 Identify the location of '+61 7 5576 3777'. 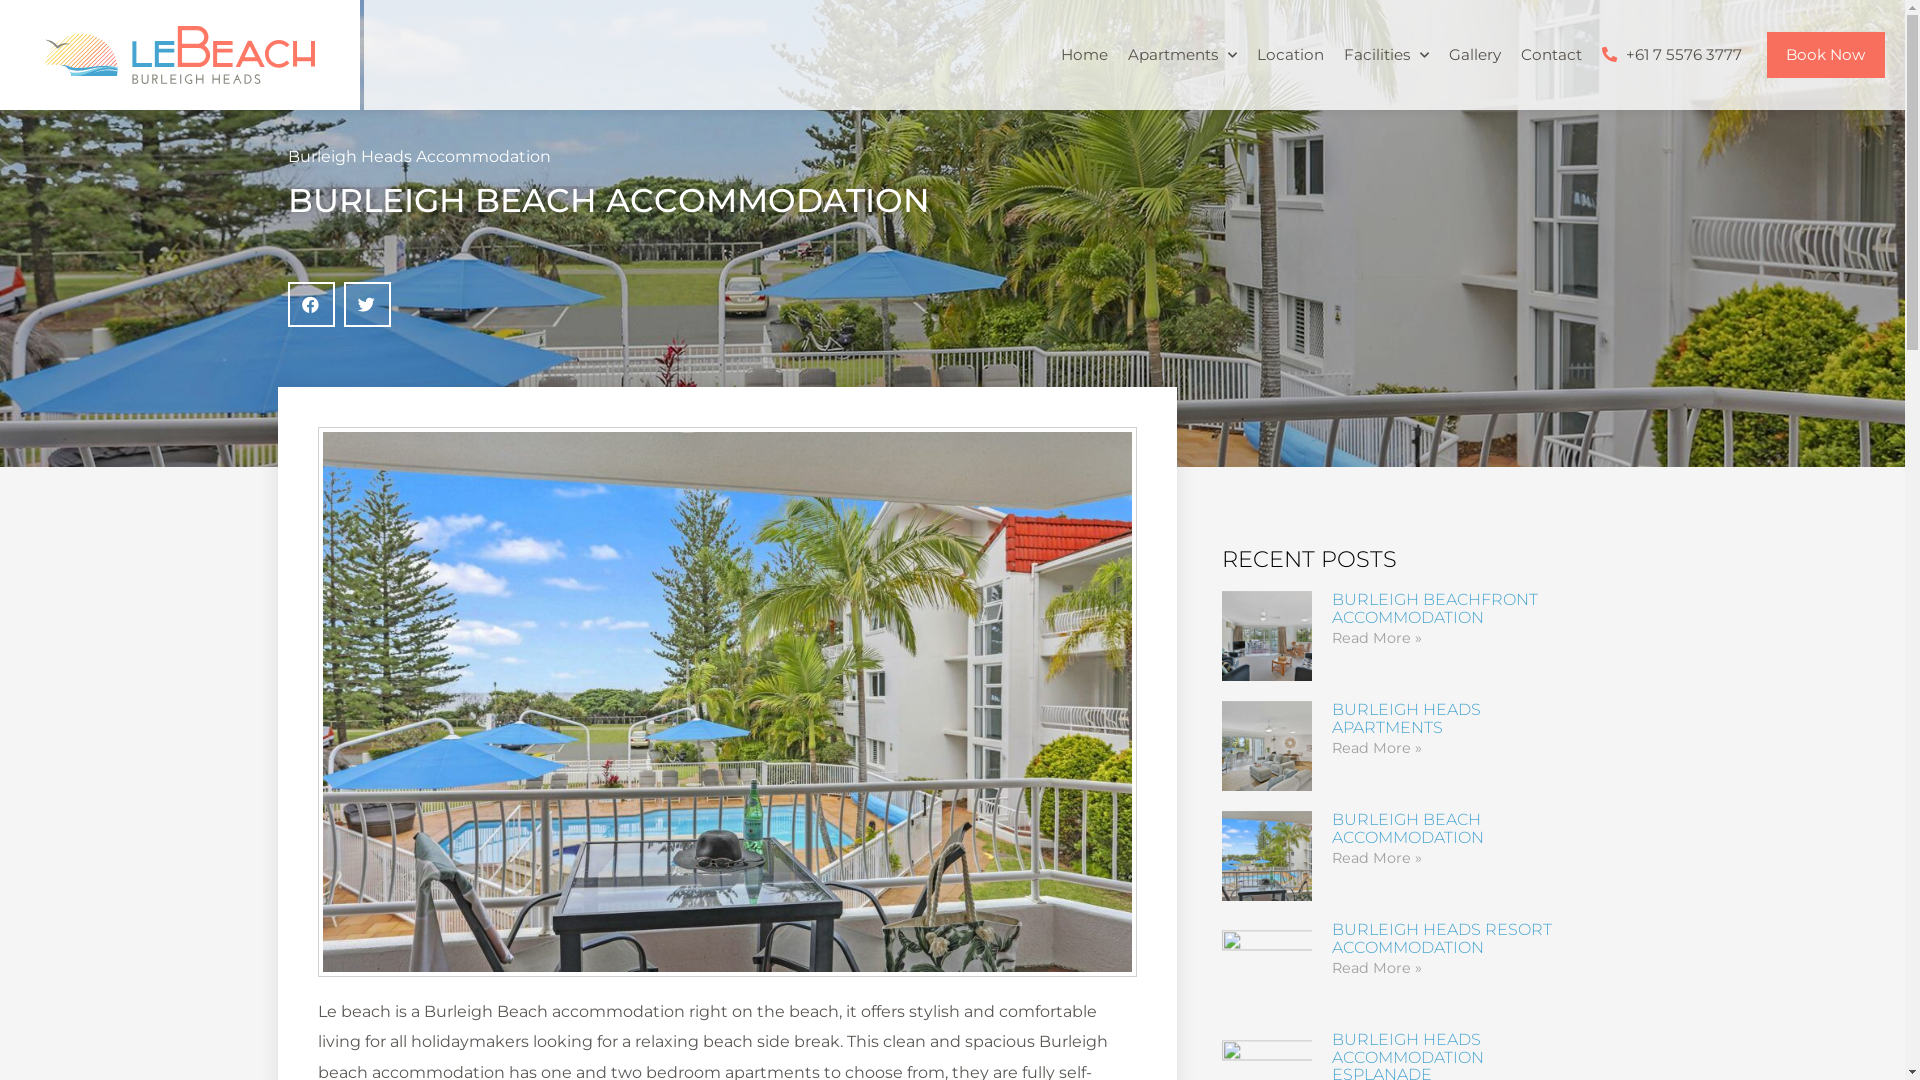
(1671, 53).